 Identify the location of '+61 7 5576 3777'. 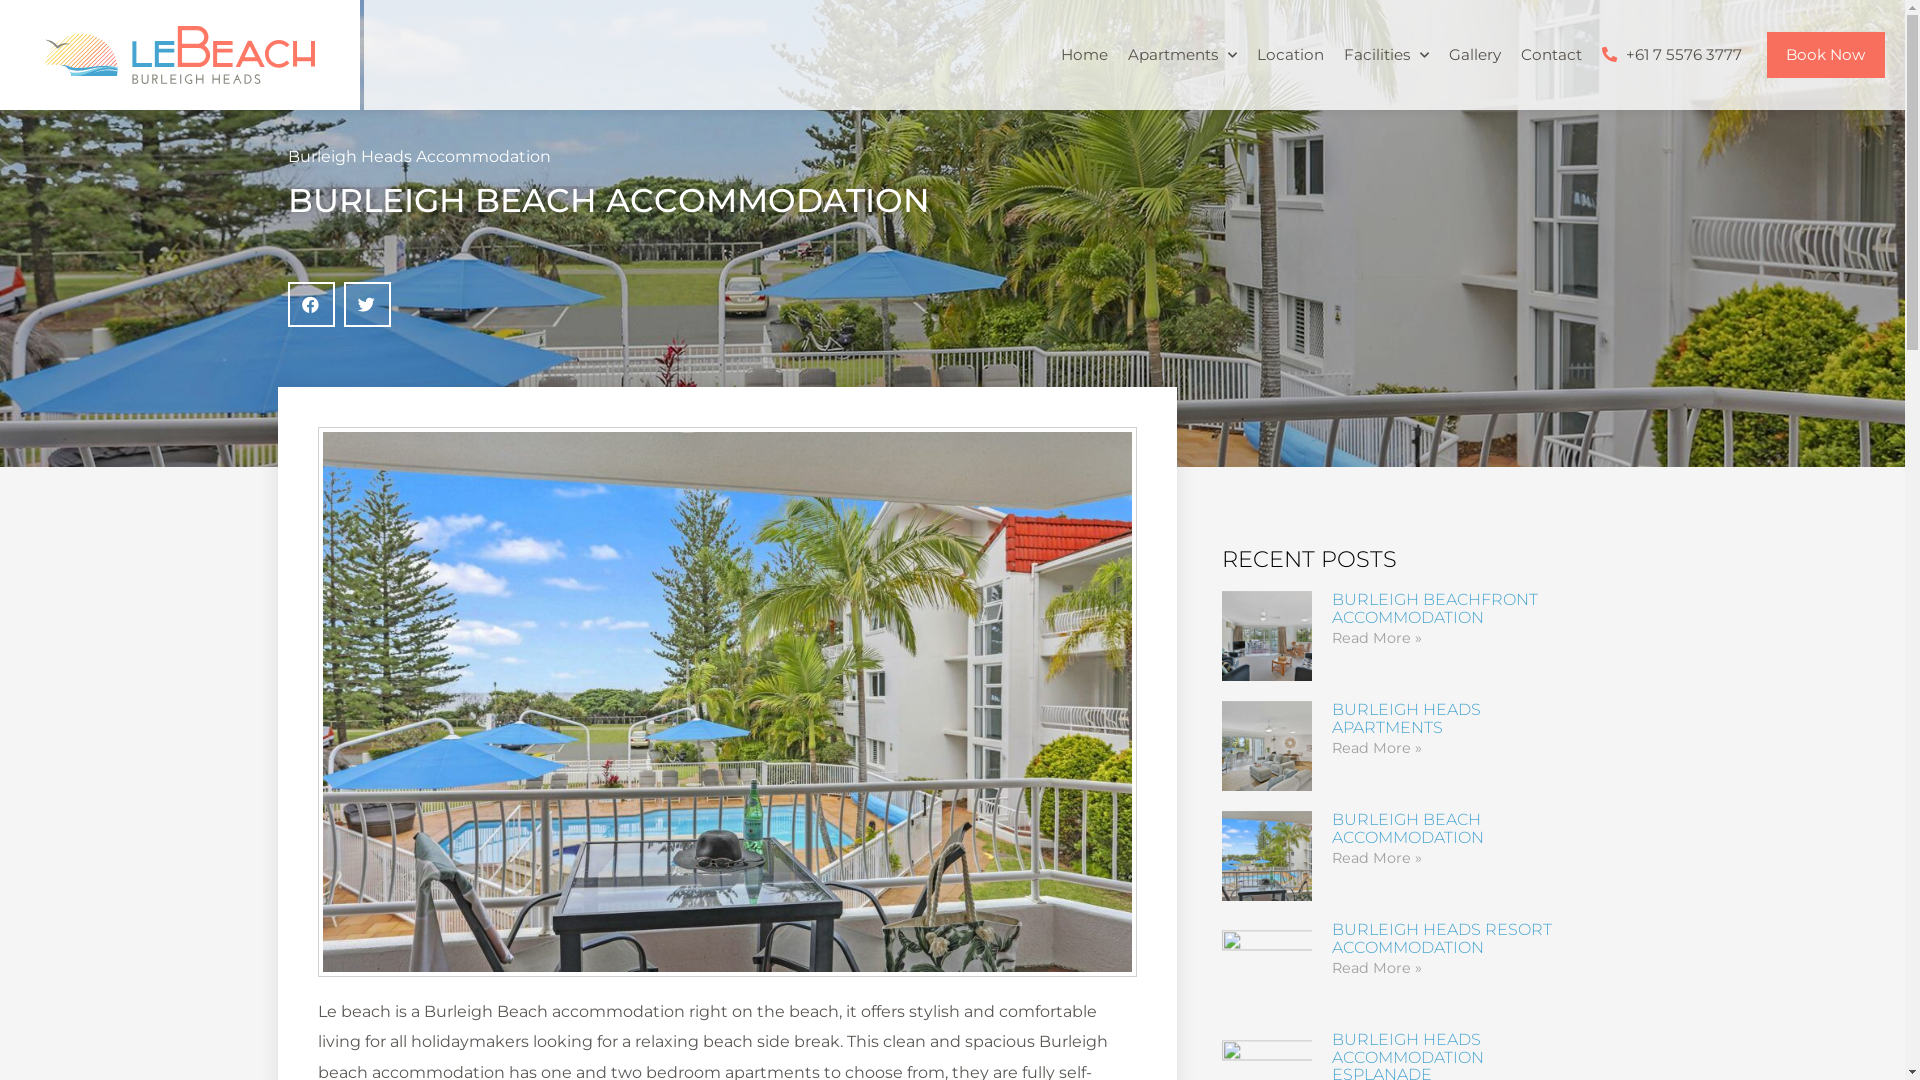
(1671, 53).